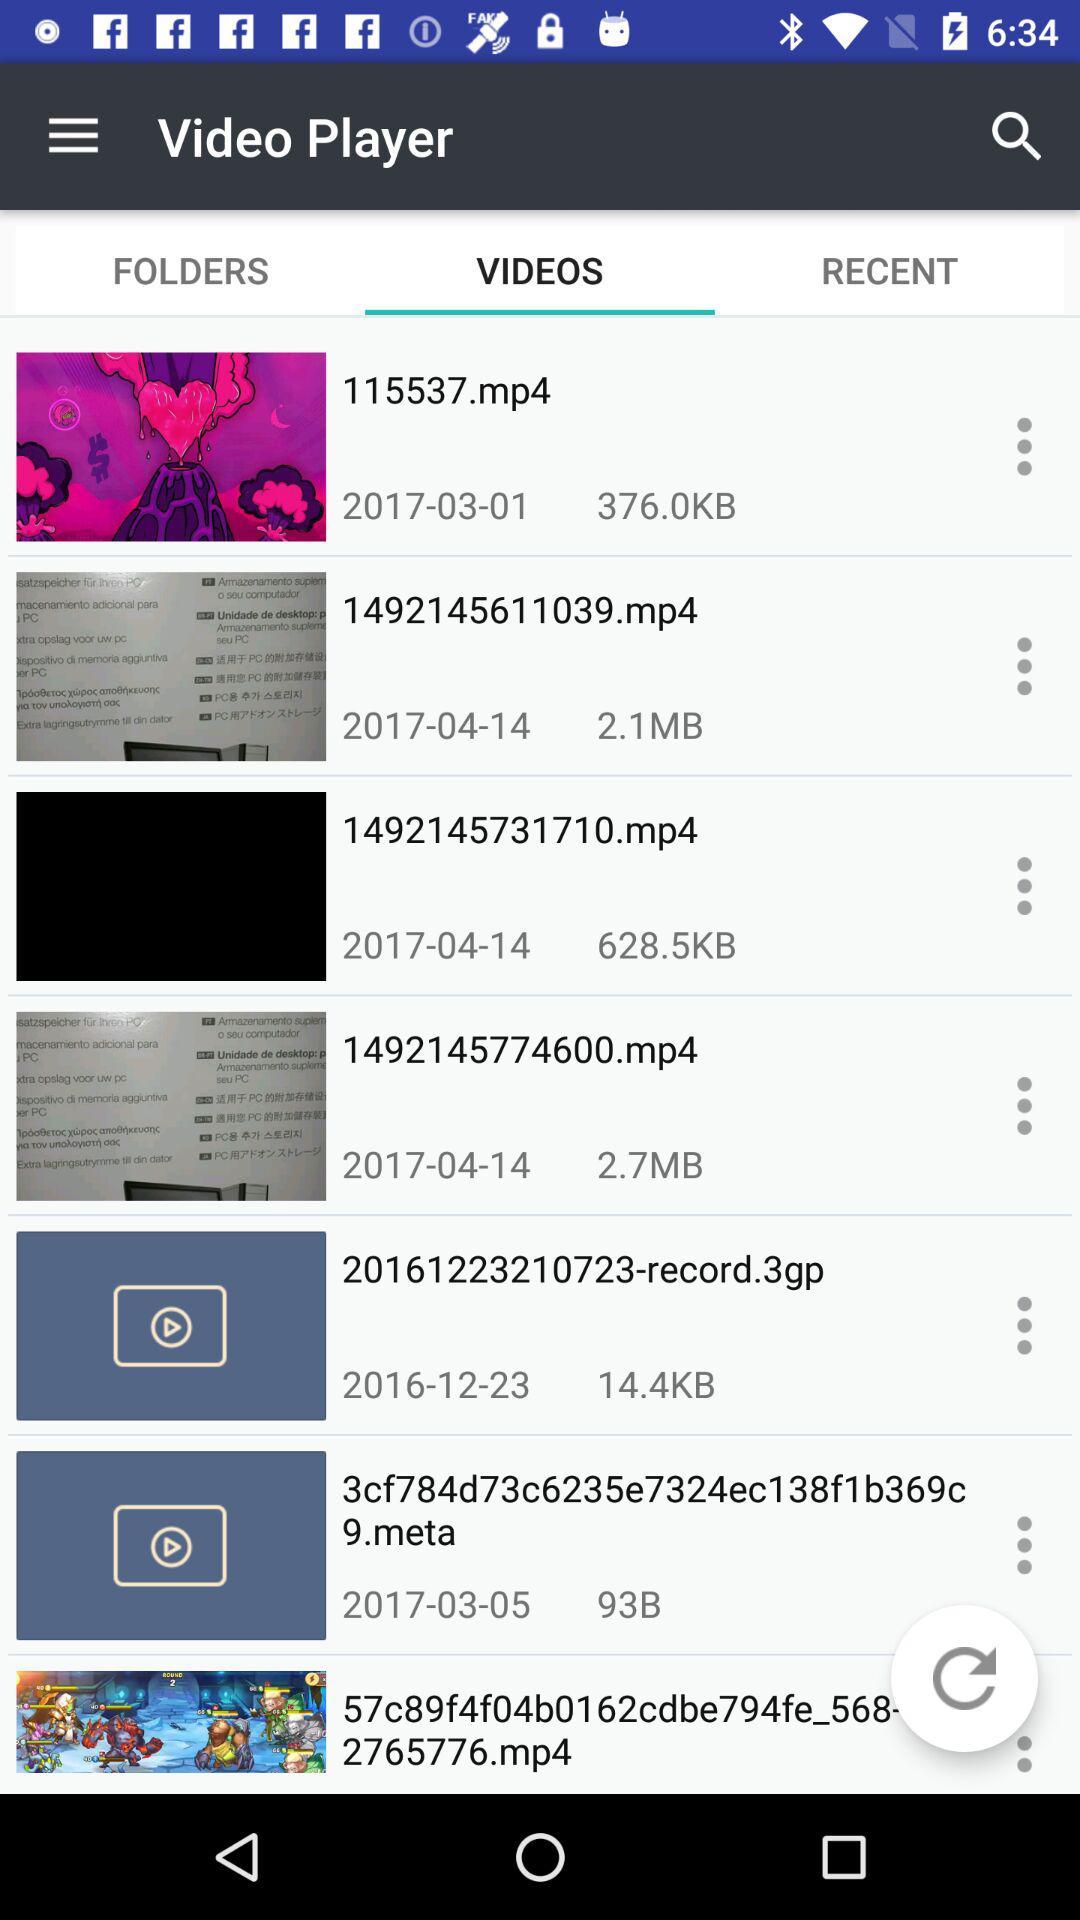  What do you see at coordinates (655, 1290) in the screenshot?
I see `icon below the 2017-04-14 icon` at bounding box center [655, 1290].